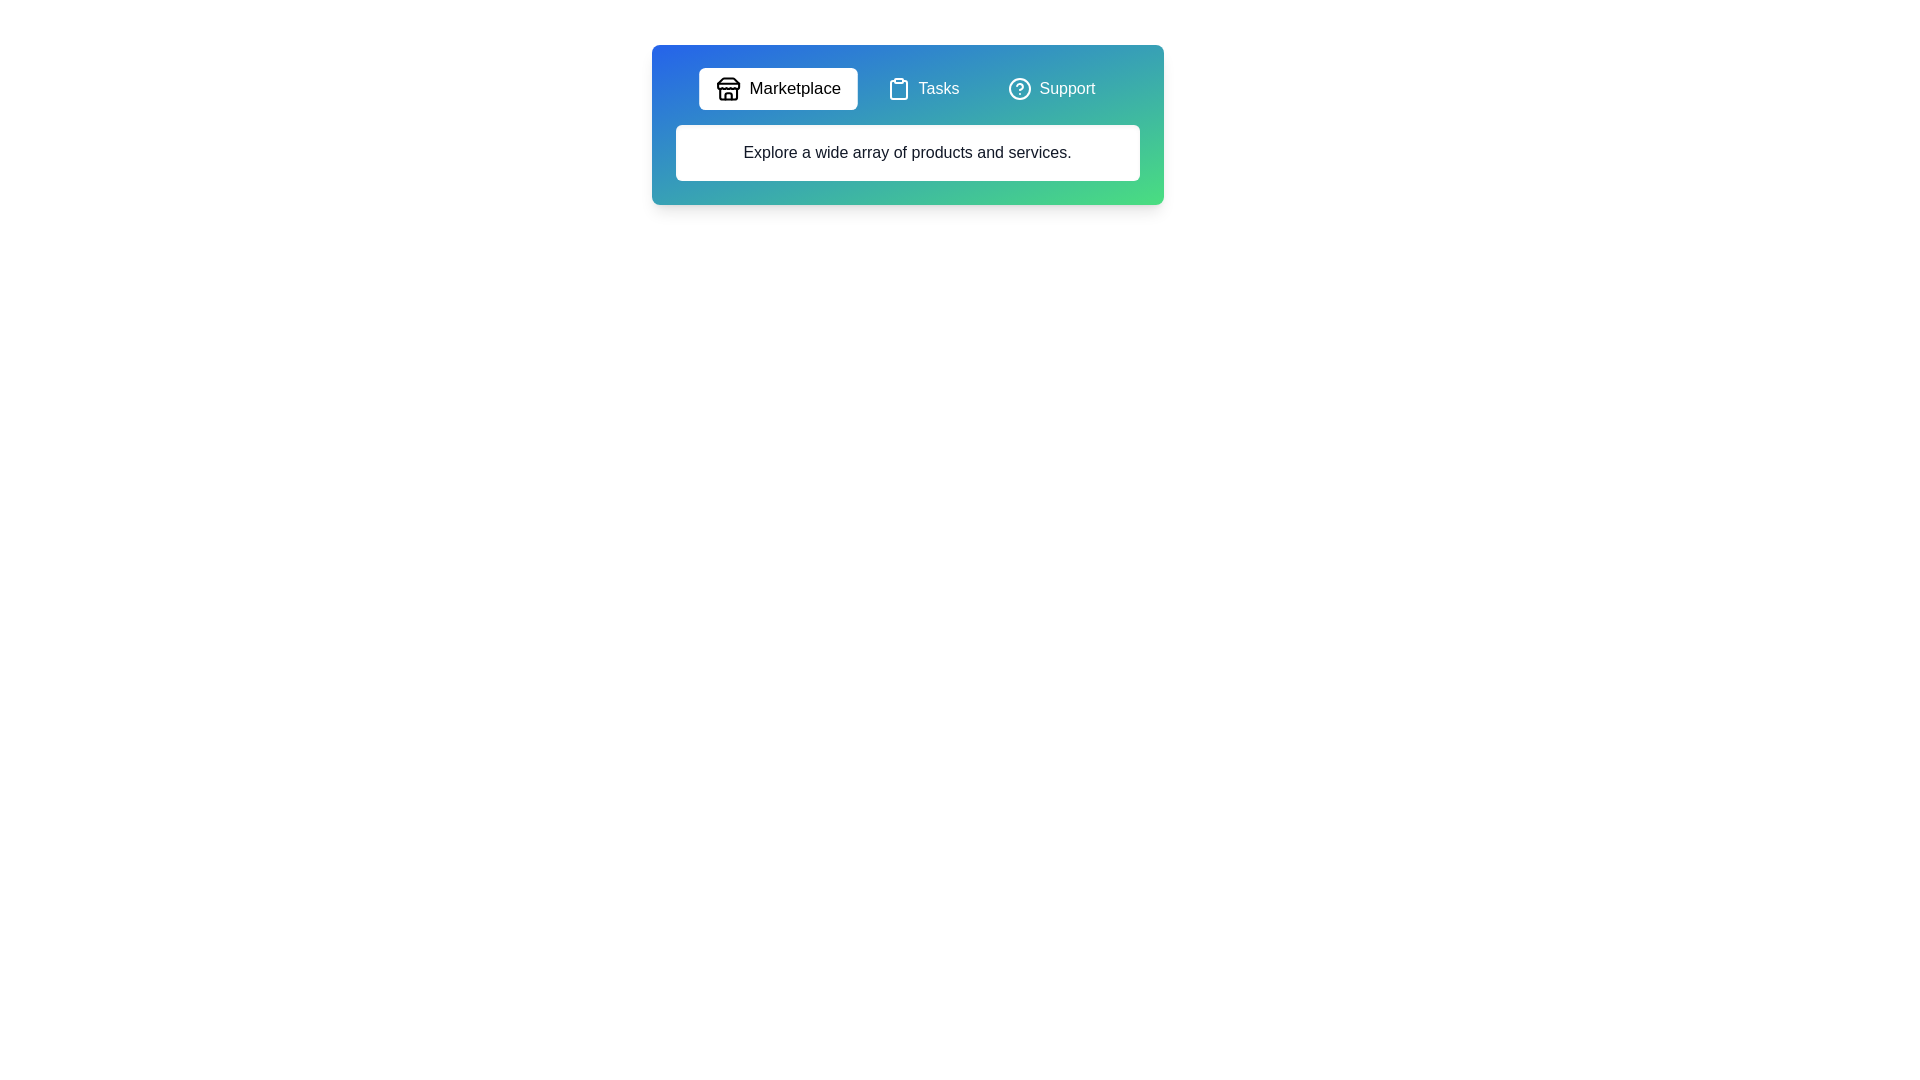 The height and width of the screenshot is (1080, 1920). Describe the element at coordinates (777, 87) in the screenshot. I see `the tab button labeled Marketplace to observe its hover effect` at that location.